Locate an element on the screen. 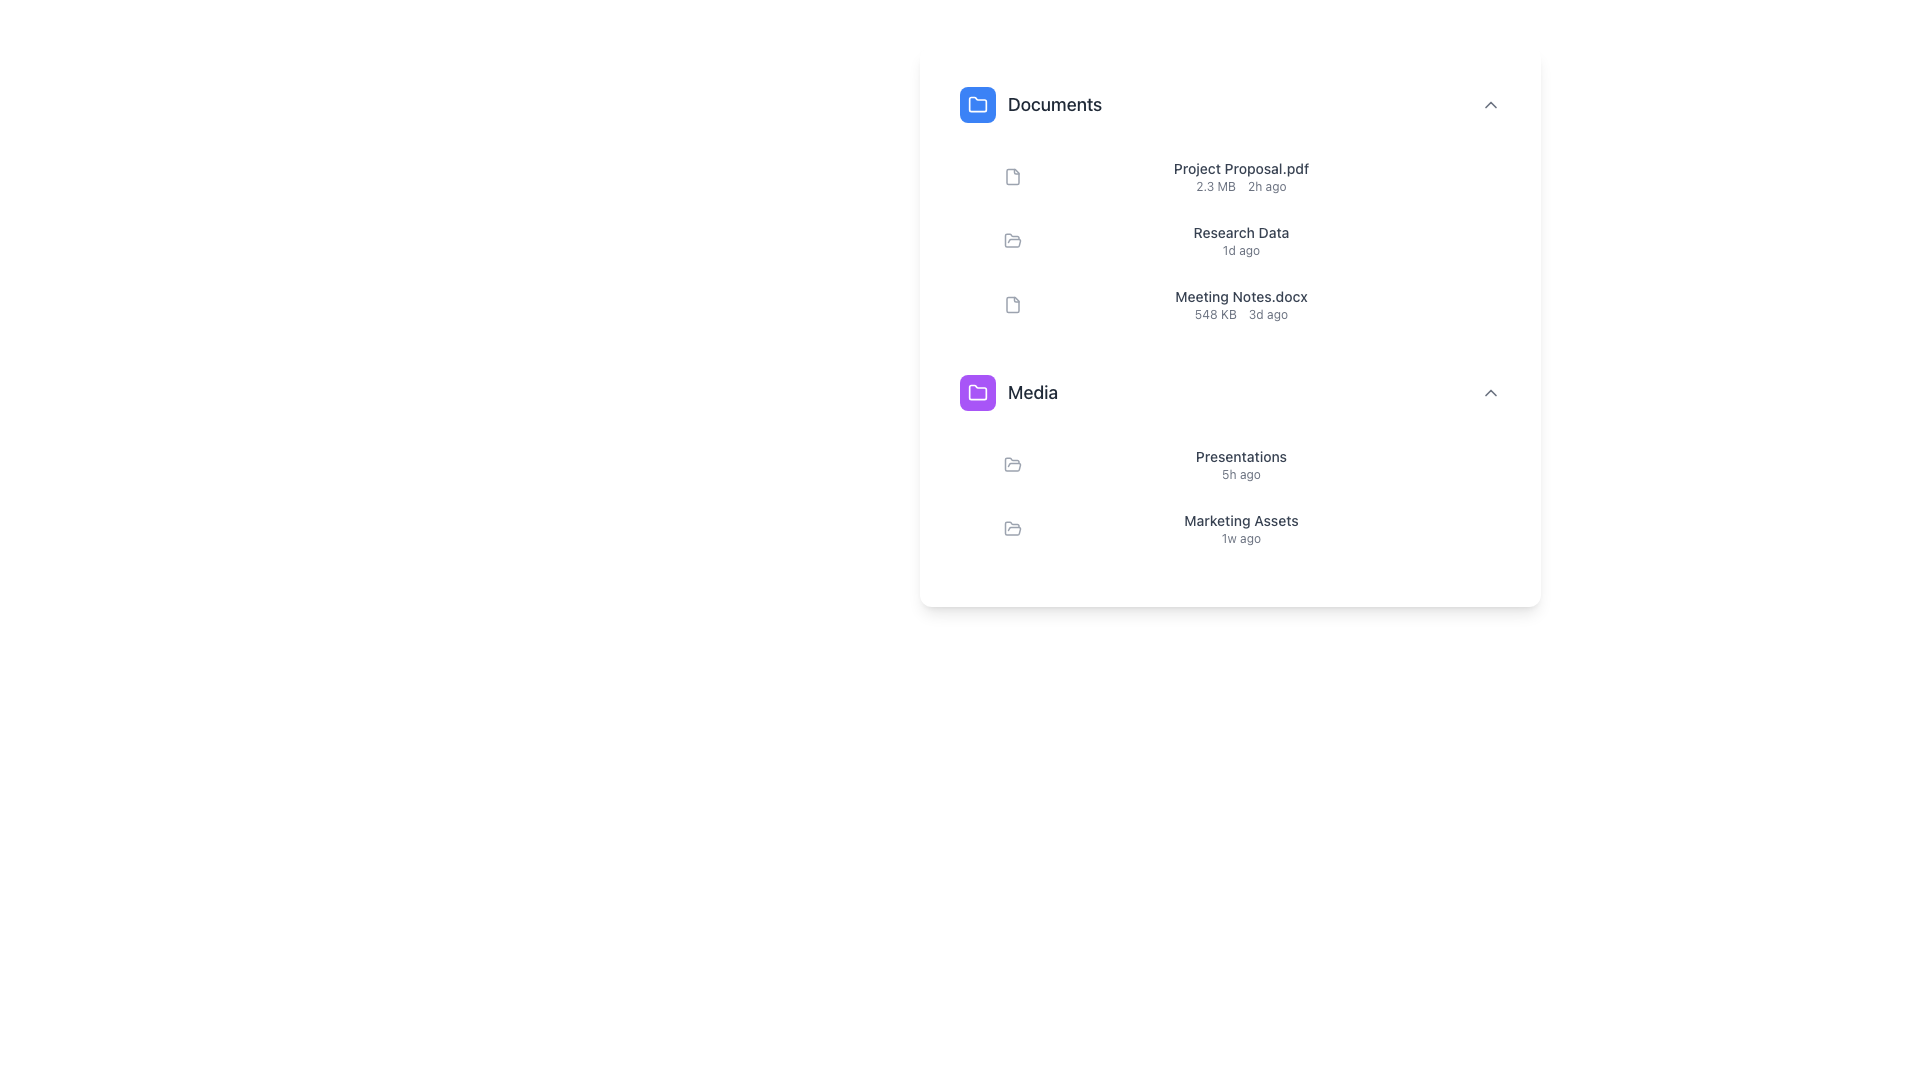  the content of the text label that indicates the time elapsed since the 'Presentations' folder was last modified or accessed, positioned below the 'Presentations' folder name in the 'Media' section is located at coordinates (1240, 474).